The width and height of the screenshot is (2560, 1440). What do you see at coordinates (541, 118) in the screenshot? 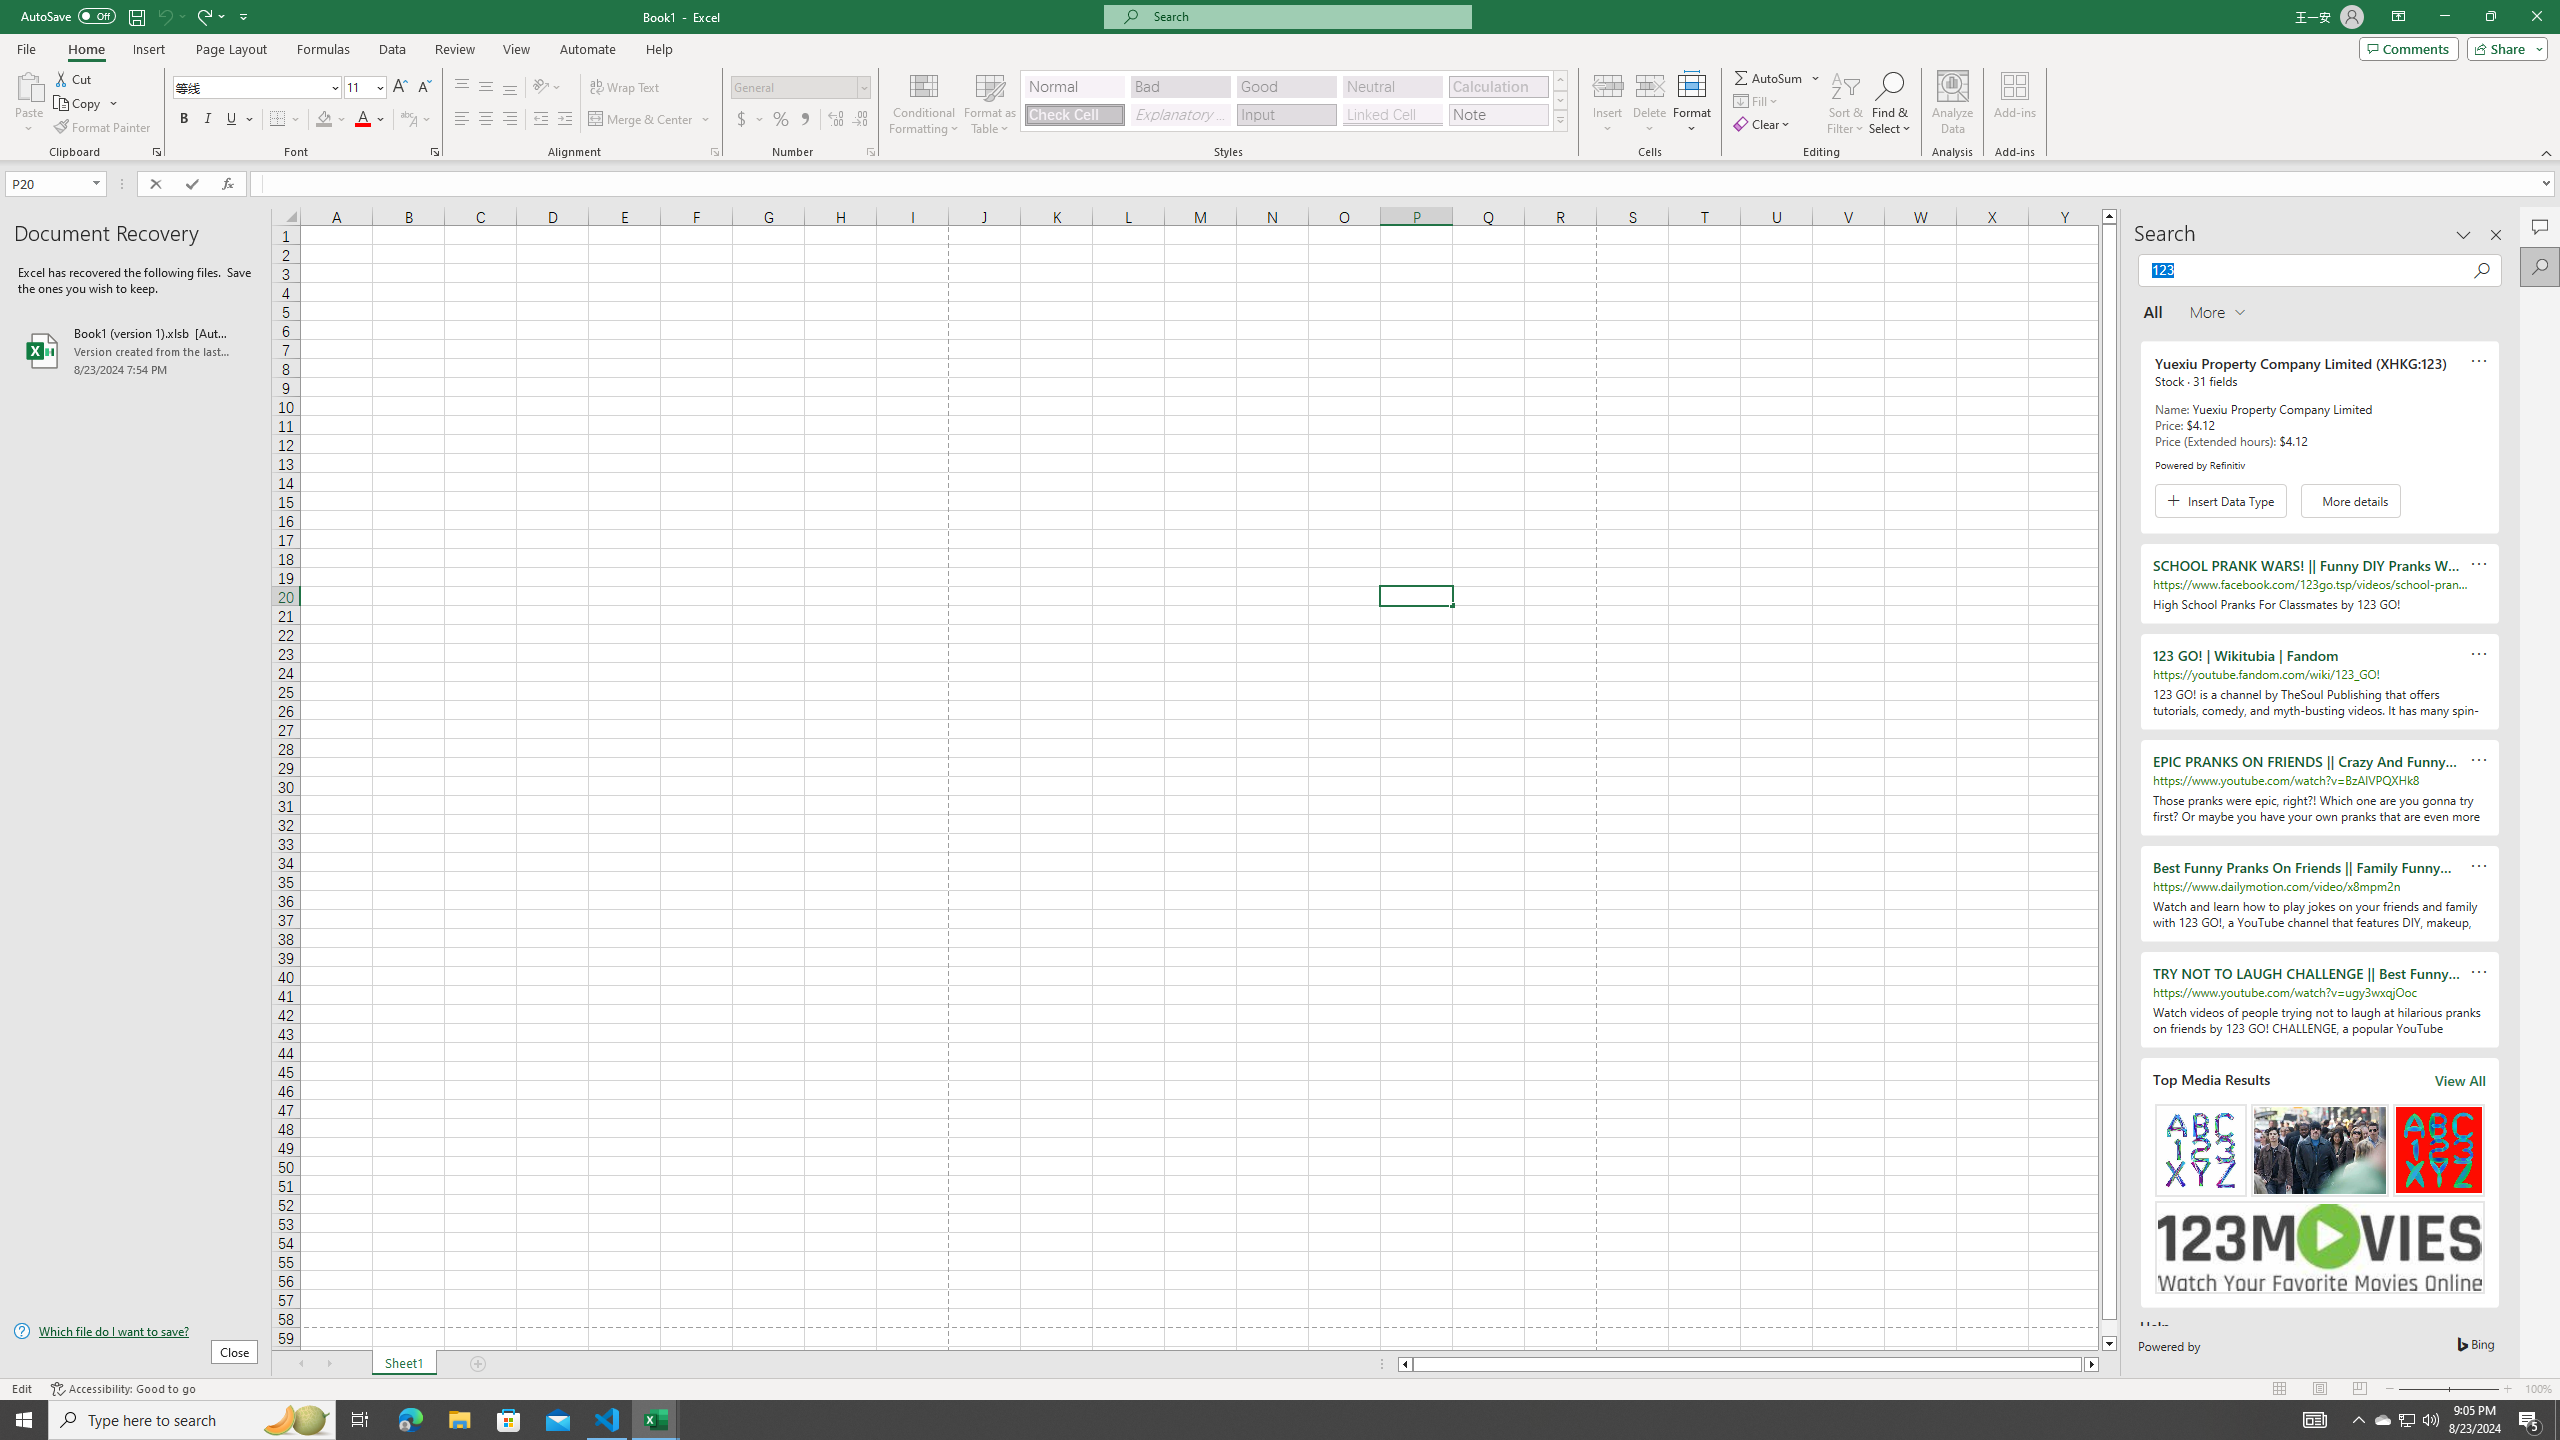
I see `'Decrease Indent'` at bounding box center [541, 118].